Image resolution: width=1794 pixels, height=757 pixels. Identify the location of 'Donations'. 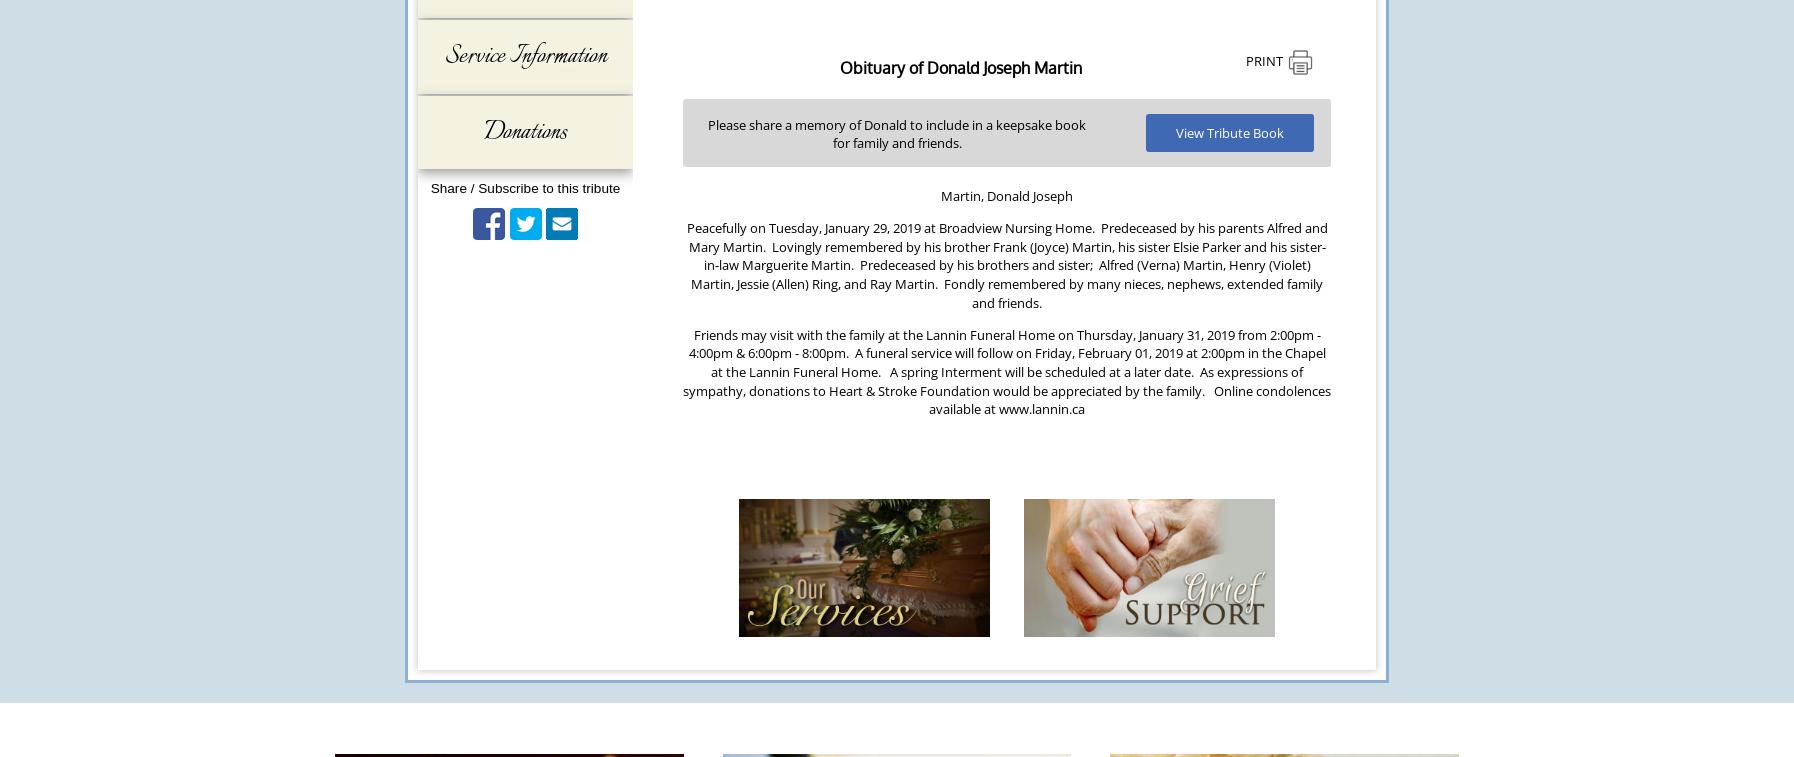
(525, 130).